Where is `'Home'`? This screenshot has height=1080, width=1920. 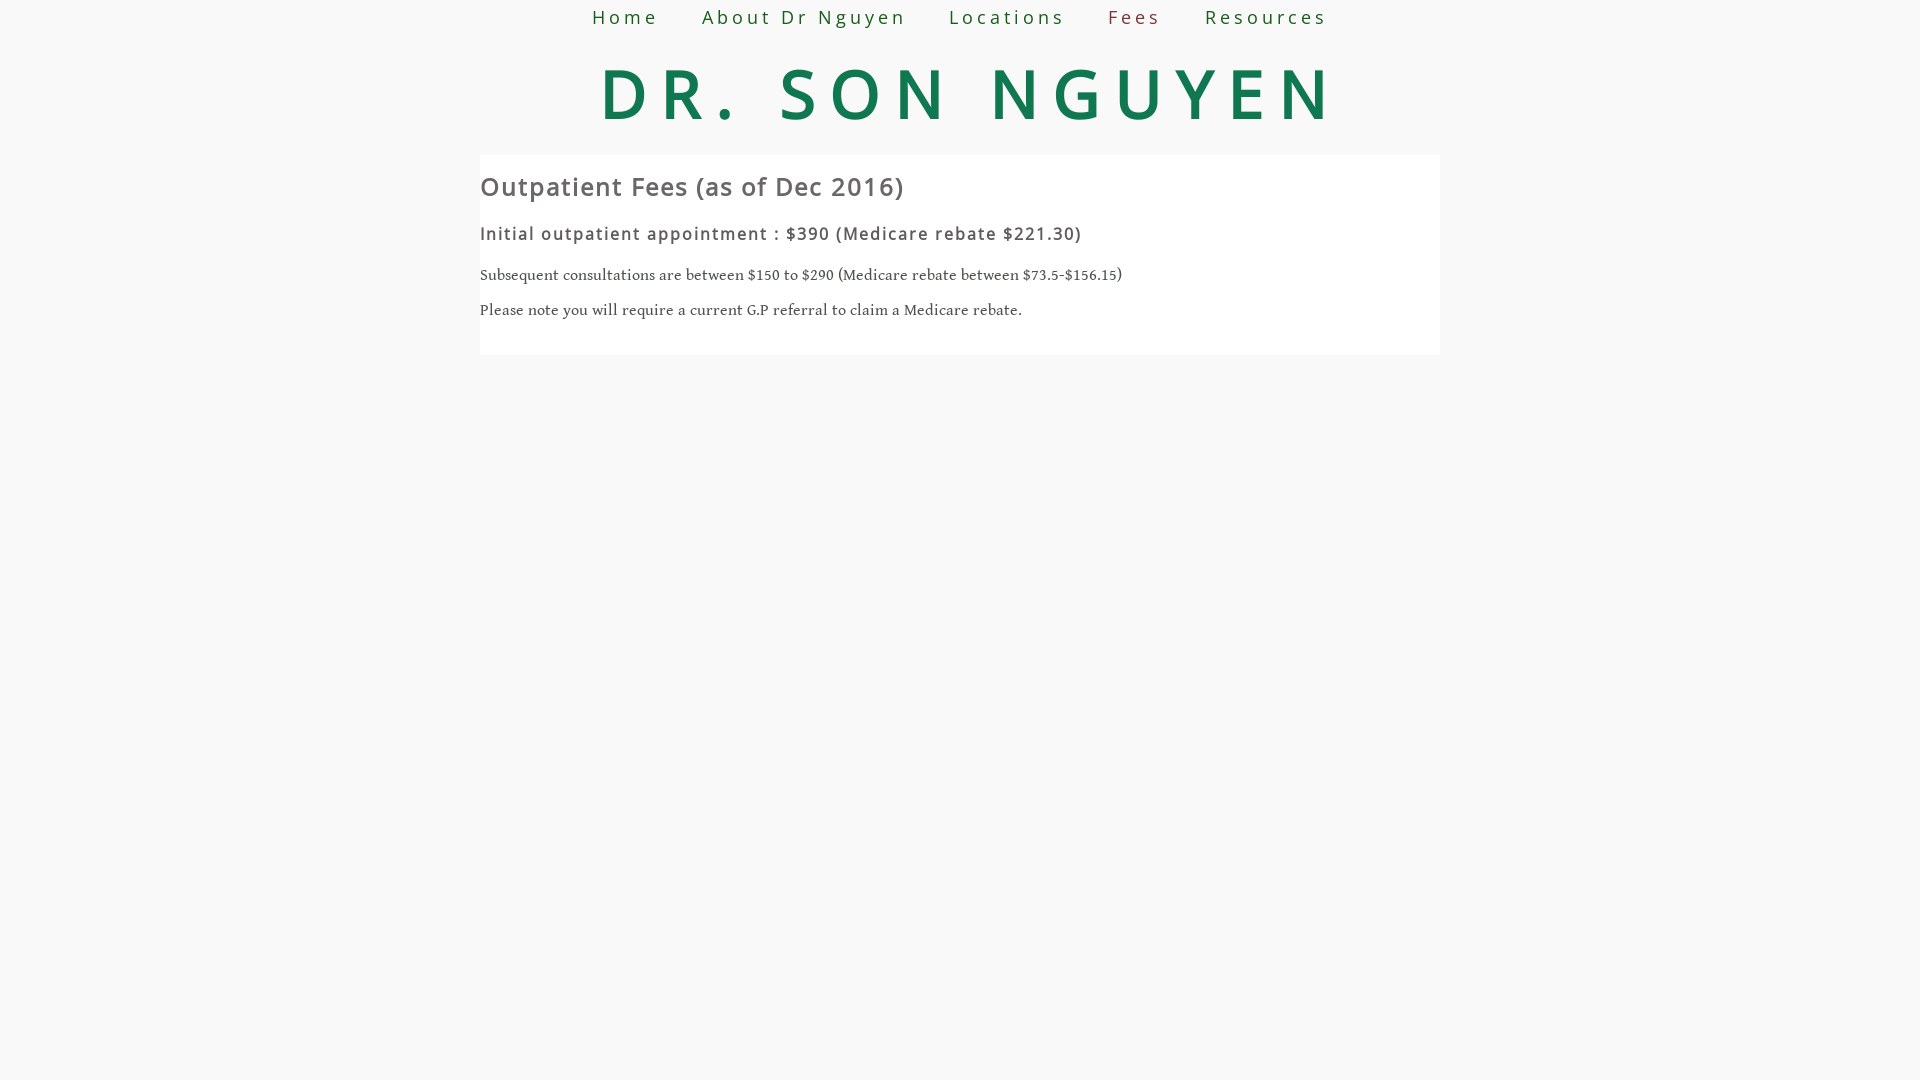
'Home' is located at coordinates (624, 16).